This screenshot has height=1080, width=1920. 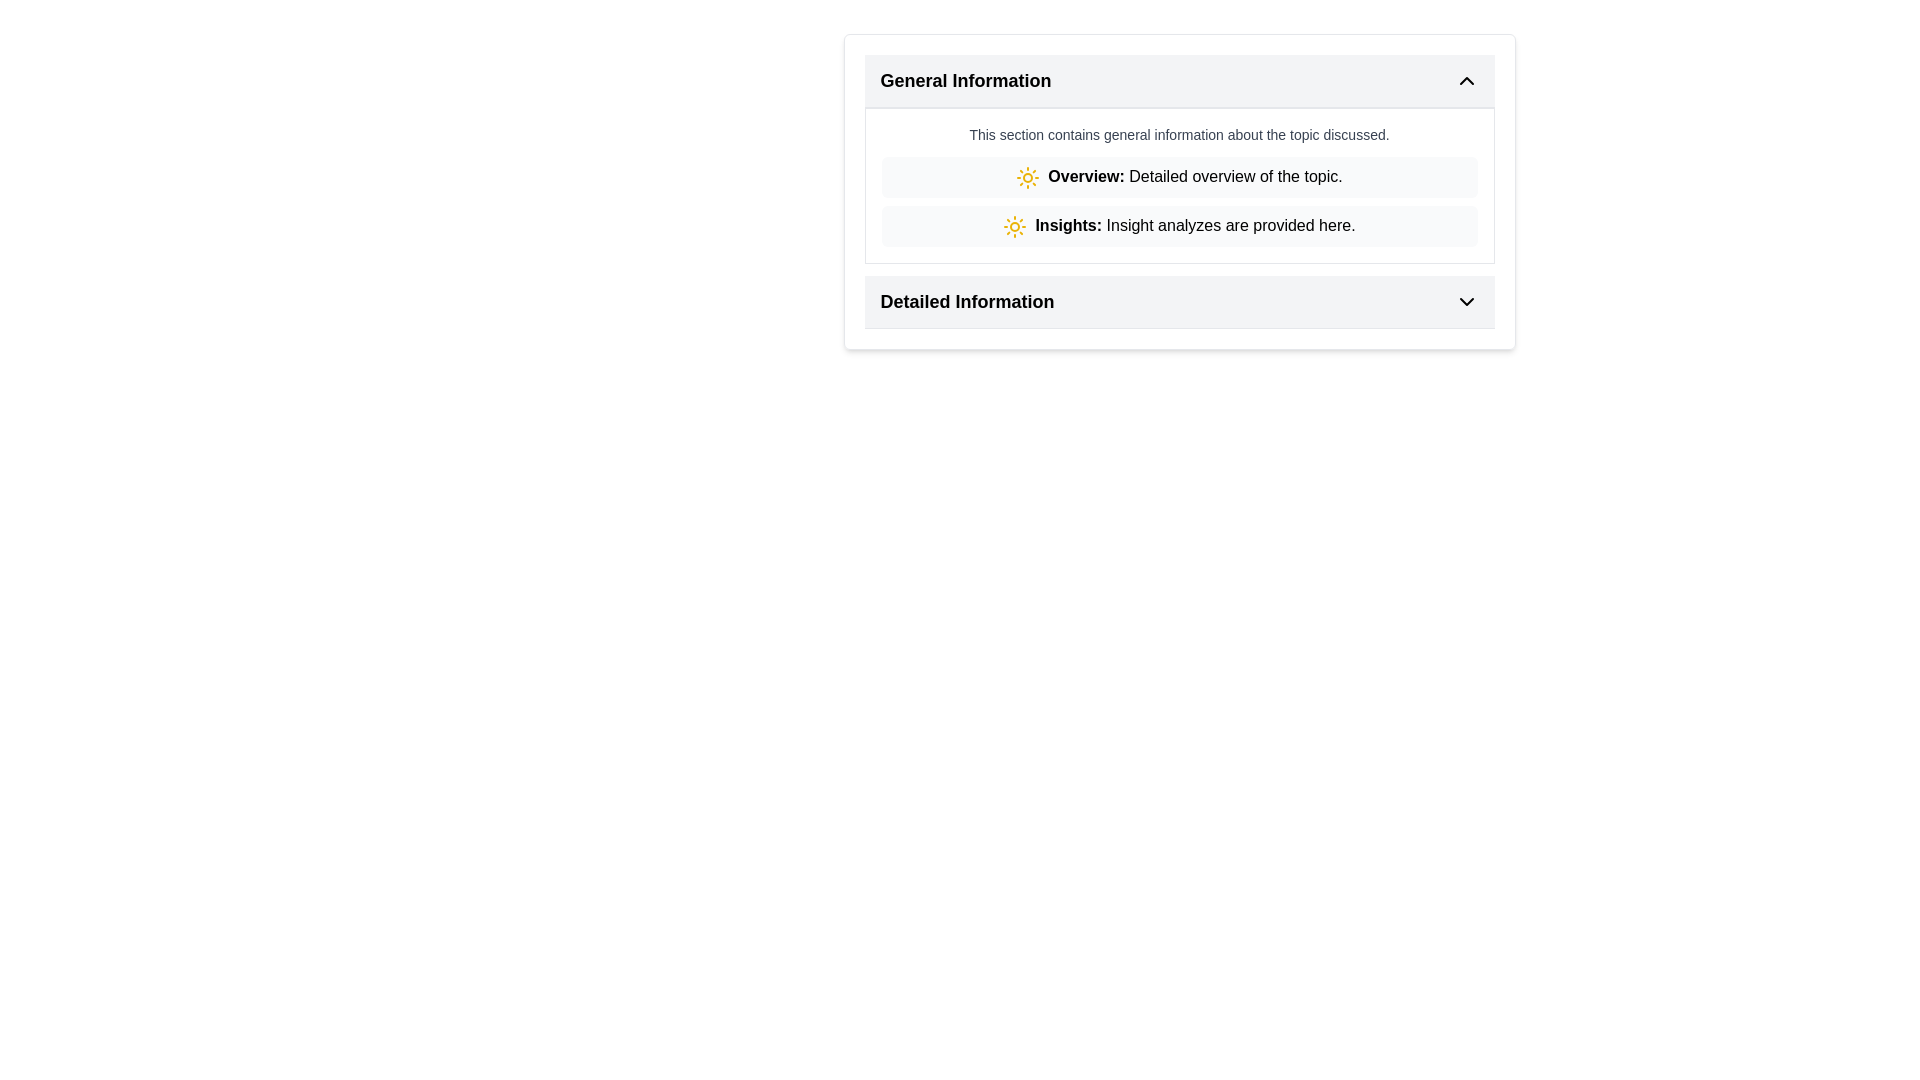 I want to click on text content of the 'Insights' section title, which is located adjacent to a yellow sun icon in the 'General Information' panel, so click(x=1067, y=225).